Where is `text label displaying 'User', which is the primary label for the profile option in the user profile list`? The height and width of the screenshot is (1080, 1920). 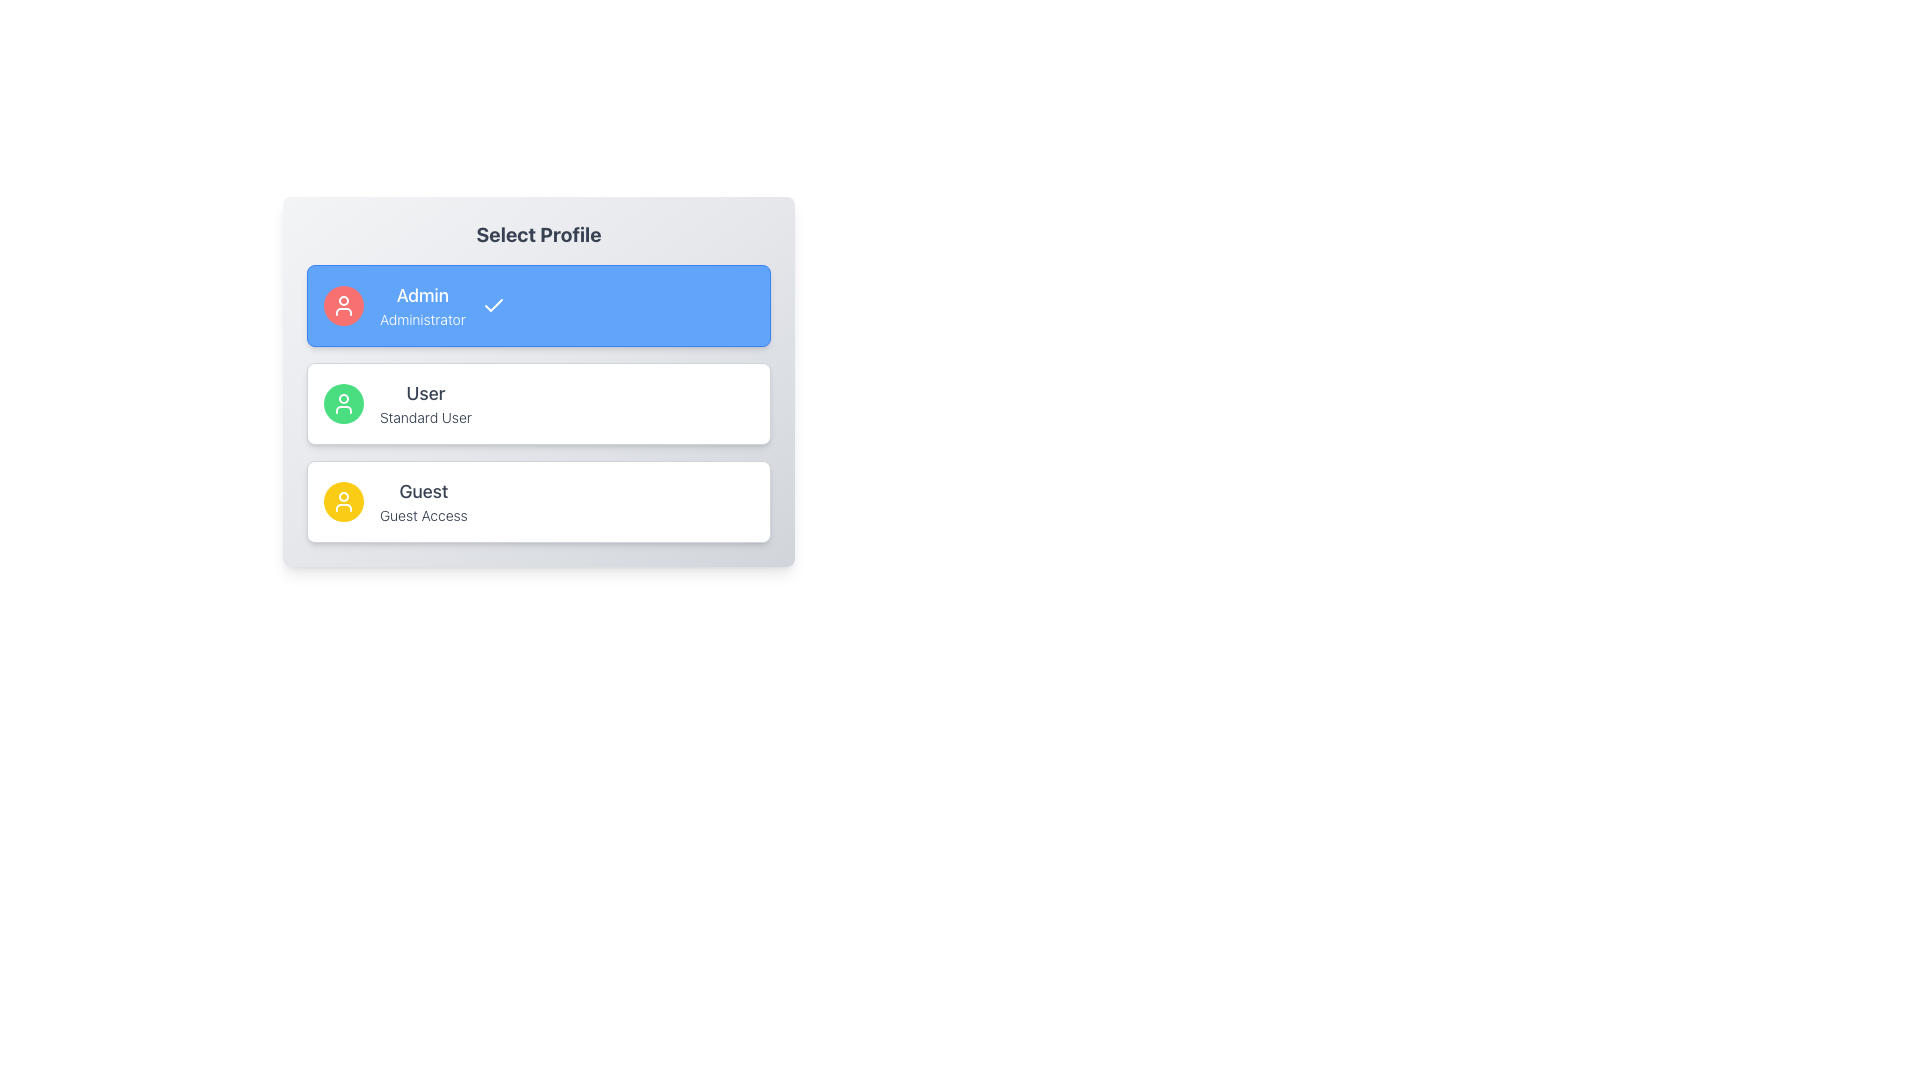
text label displaying 'User', which is the primary label for the profile option in the user profile list is located at coordinates (425, 393).